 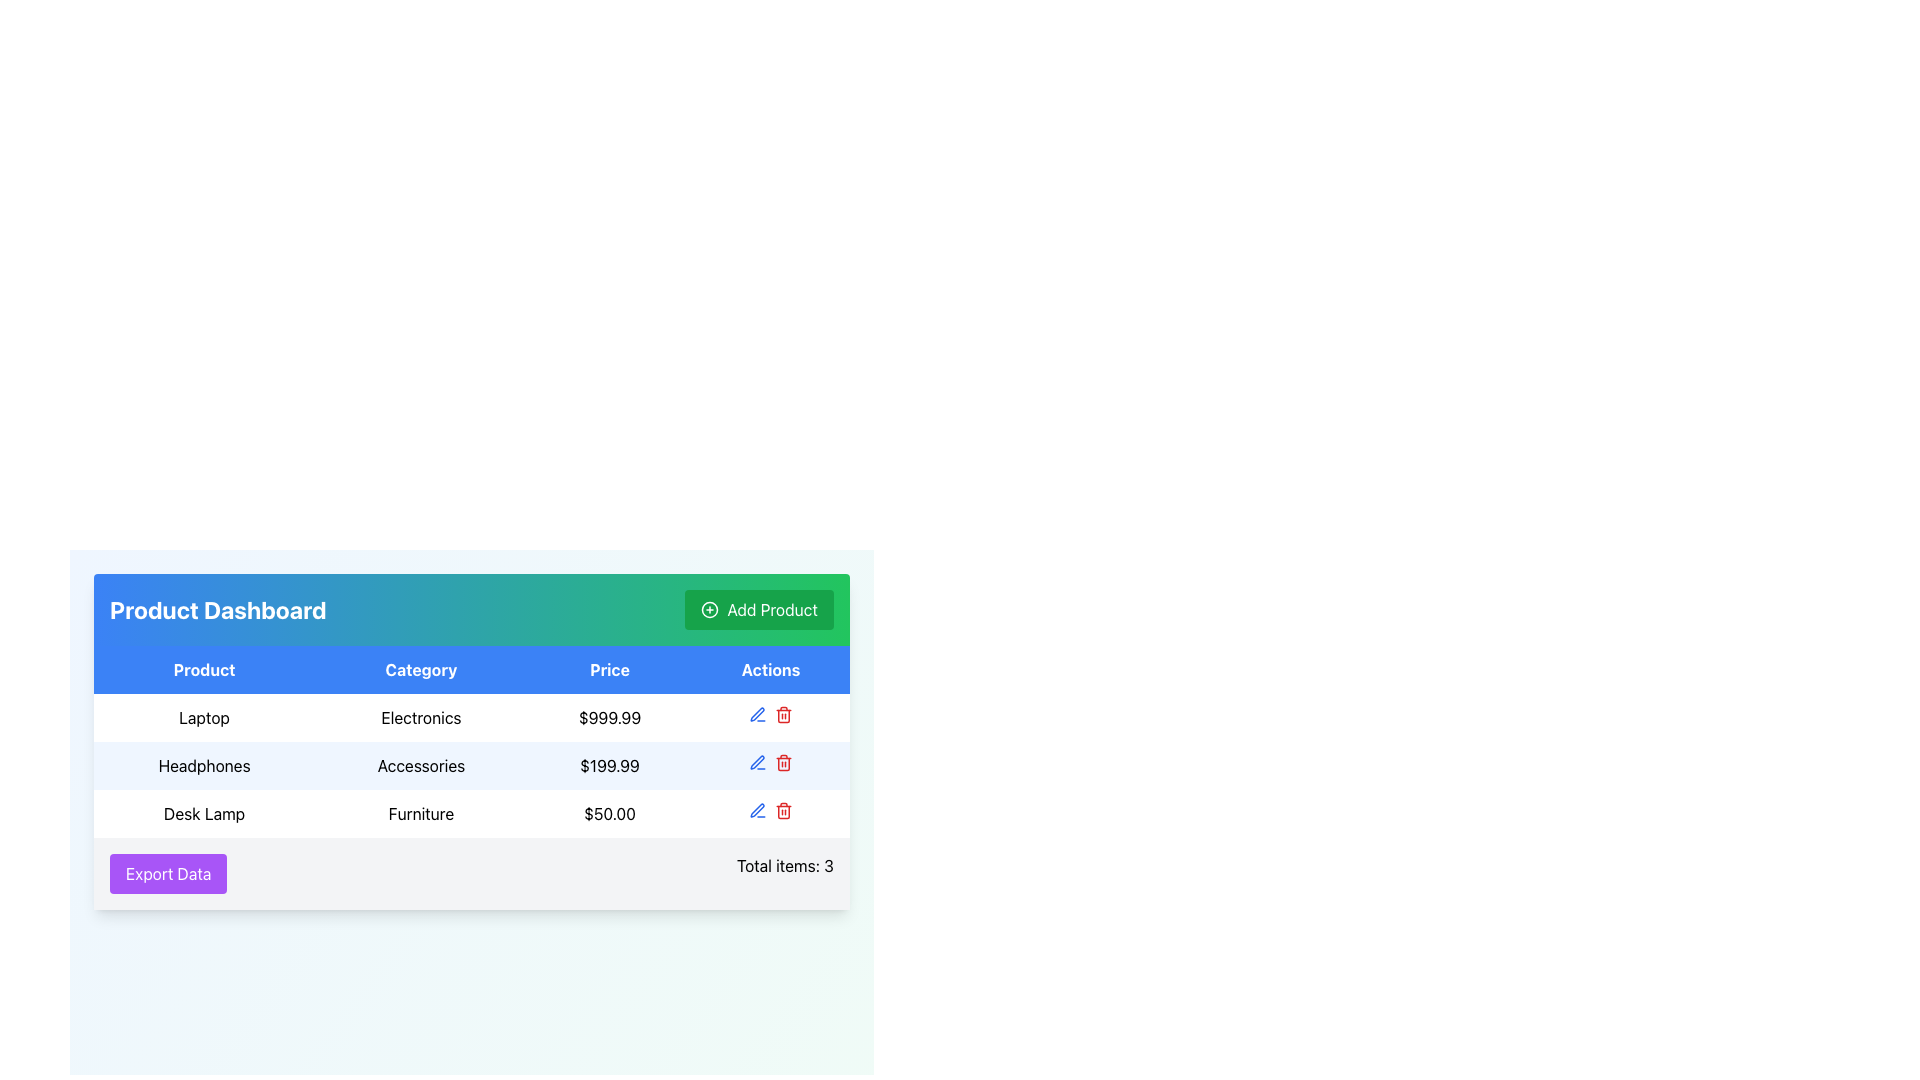 What do you see at coordinates (420, 765) in the screenshot?
I see `label indicating the category of the product in the second row under the 'Category' column of the table, positioned between 'Headphones' and '$199.99'` at bounding box center [420, 765].